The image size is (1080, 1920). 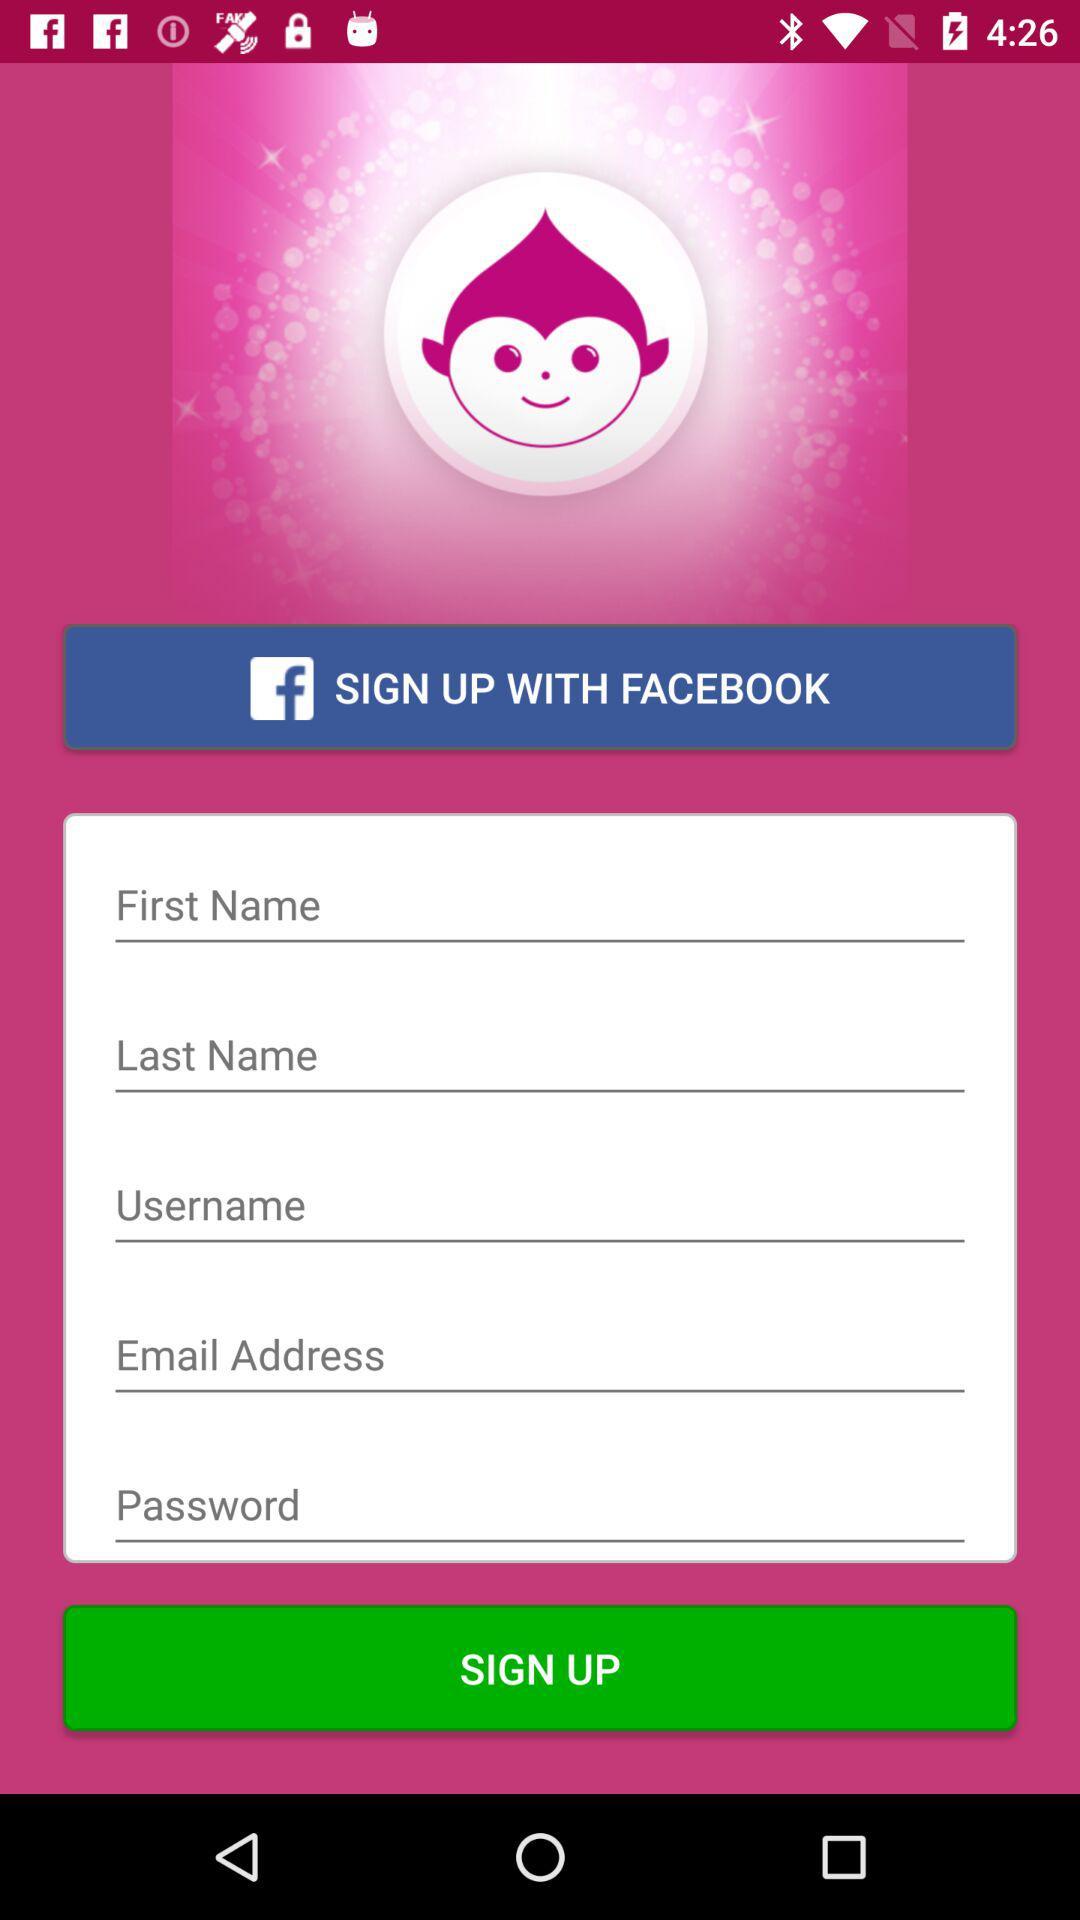 I want to click on text, so click(x=540, y=1056).